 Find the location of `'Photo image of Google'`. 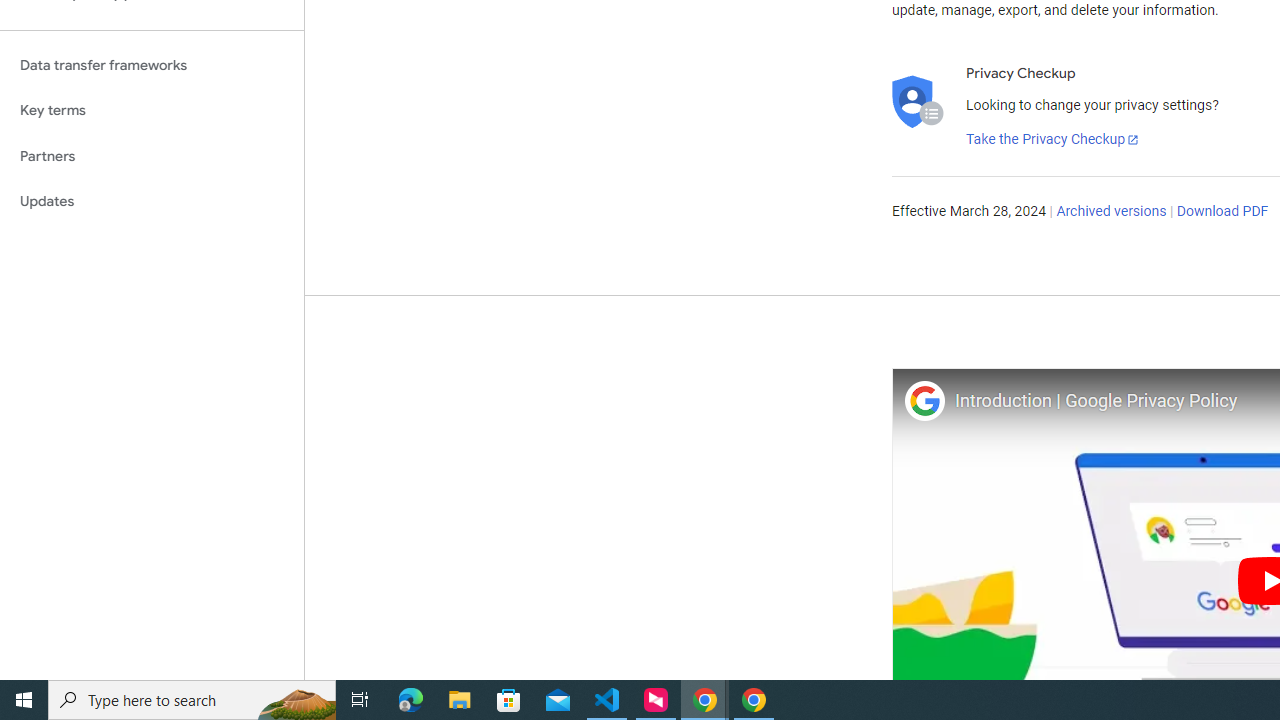

'Photo image of Google' is located at coordinates (923, 400).